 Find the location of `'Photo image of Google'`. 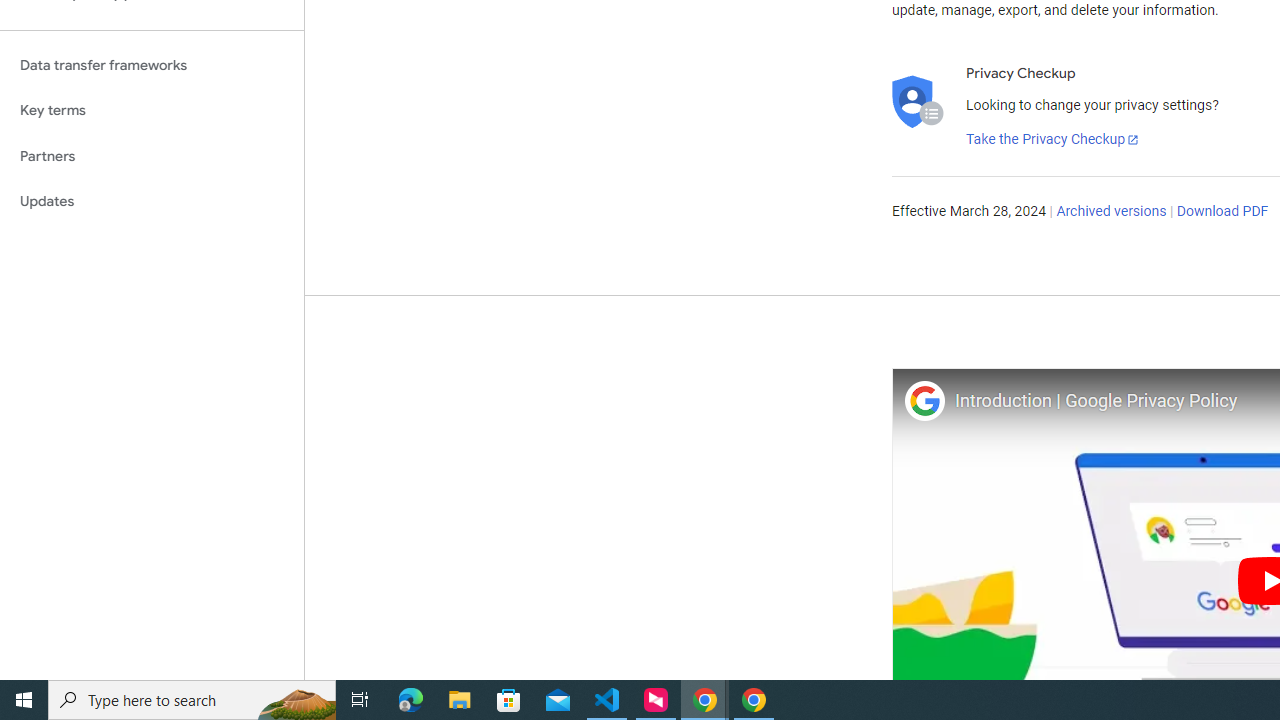

'Photo image of Google' is located at coordinates (923, 400).